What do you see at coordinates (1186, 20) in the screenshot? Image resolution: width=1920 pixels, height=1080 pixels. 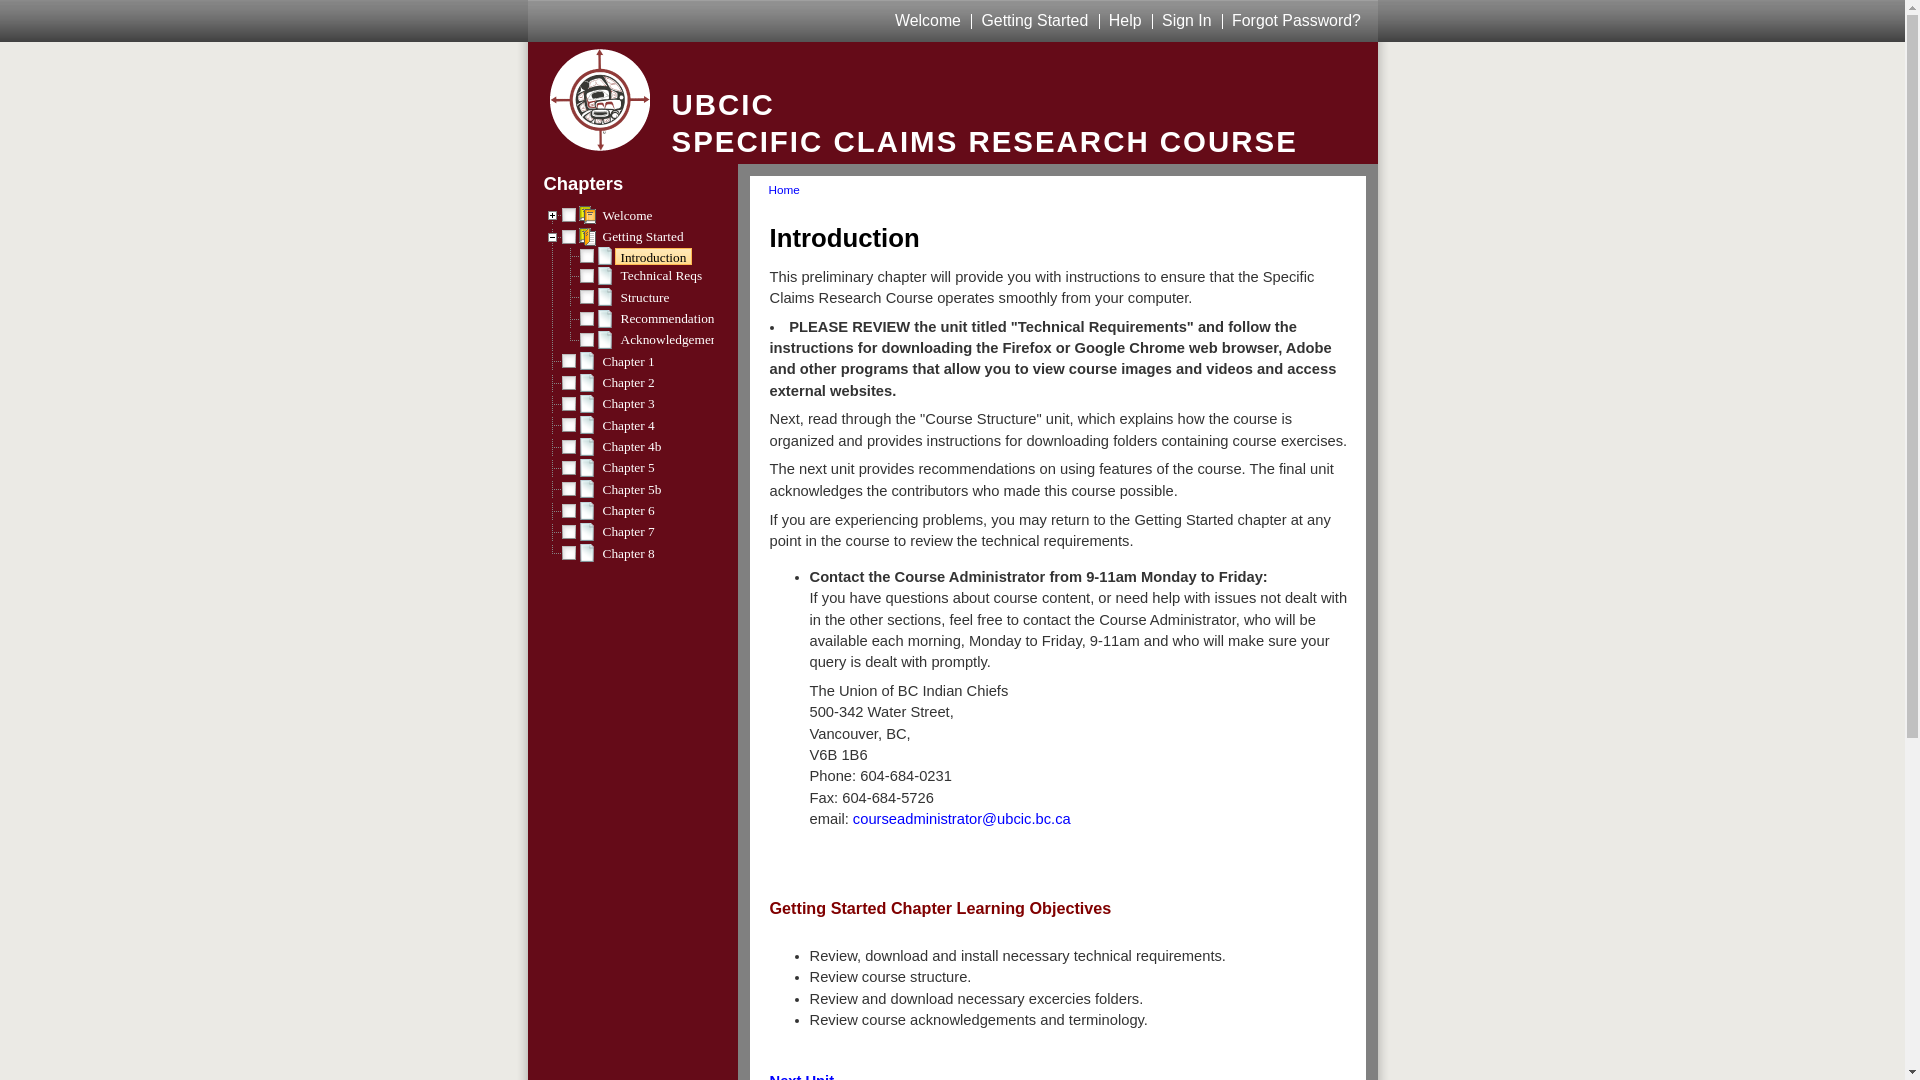 I see `'Sign In'` at bounding box center [1186, 20].